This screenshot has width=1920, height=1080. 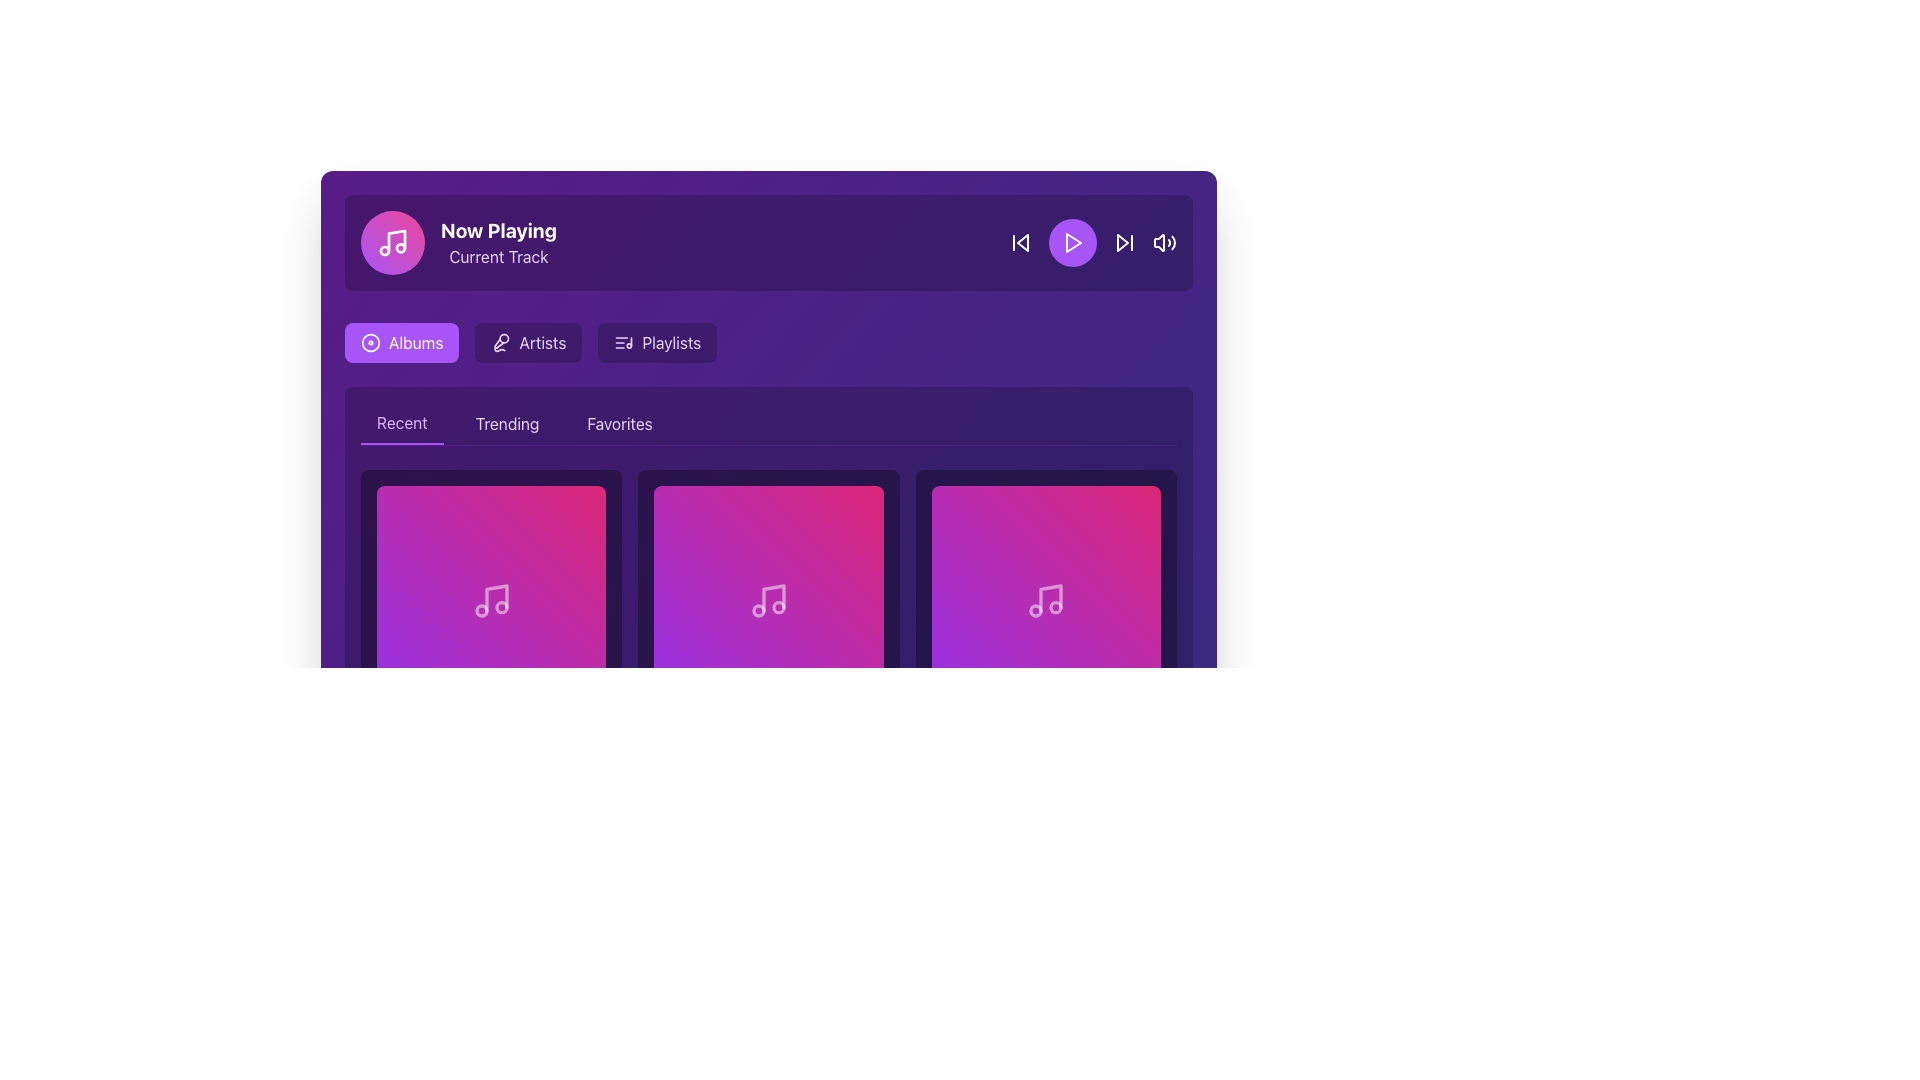 What do you see at coordinates (528, 342) in the screenshot?
I see `the 'Artists' button, which is the second button in a horizontal row of three buttons ('Albums', 'Artists', 'Playlists')` at bounding box center [528, 342].